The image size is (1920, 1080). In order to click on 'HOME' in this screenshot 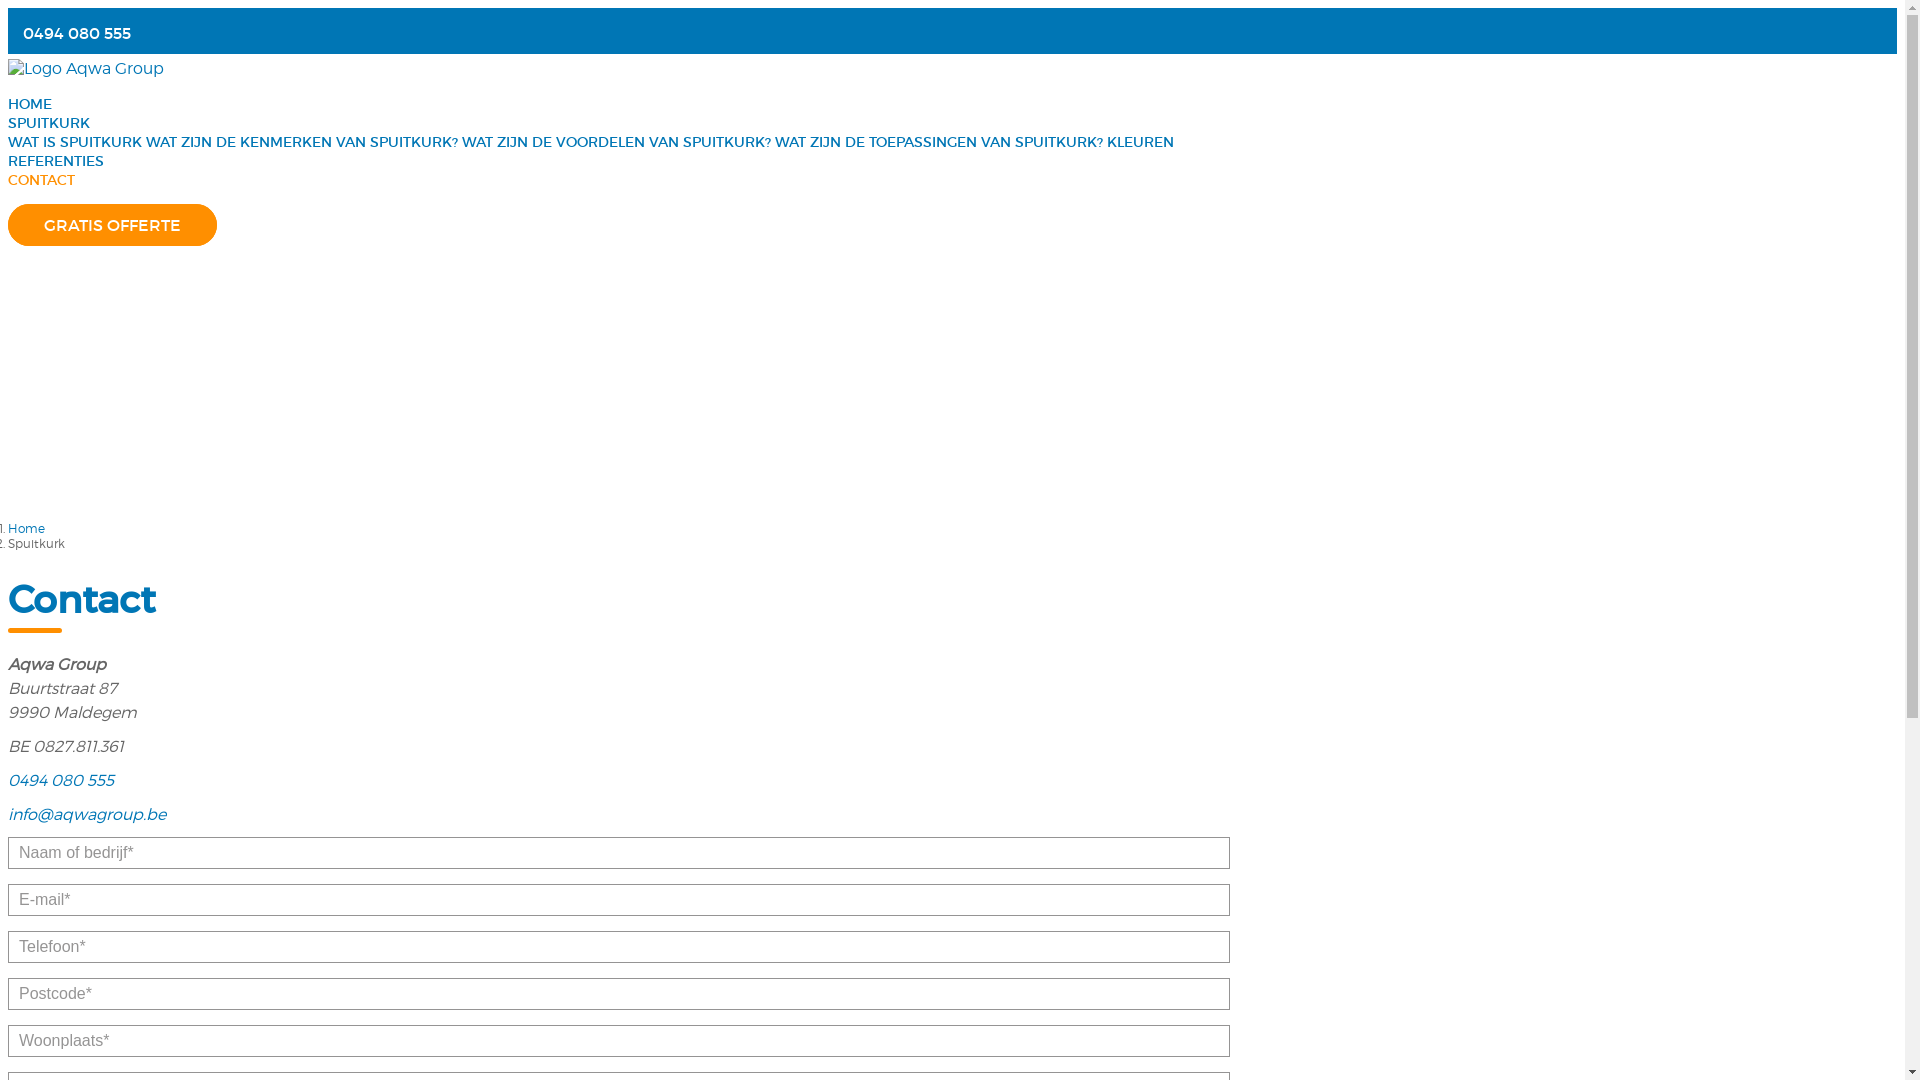, I will do `click(29, 104)`.